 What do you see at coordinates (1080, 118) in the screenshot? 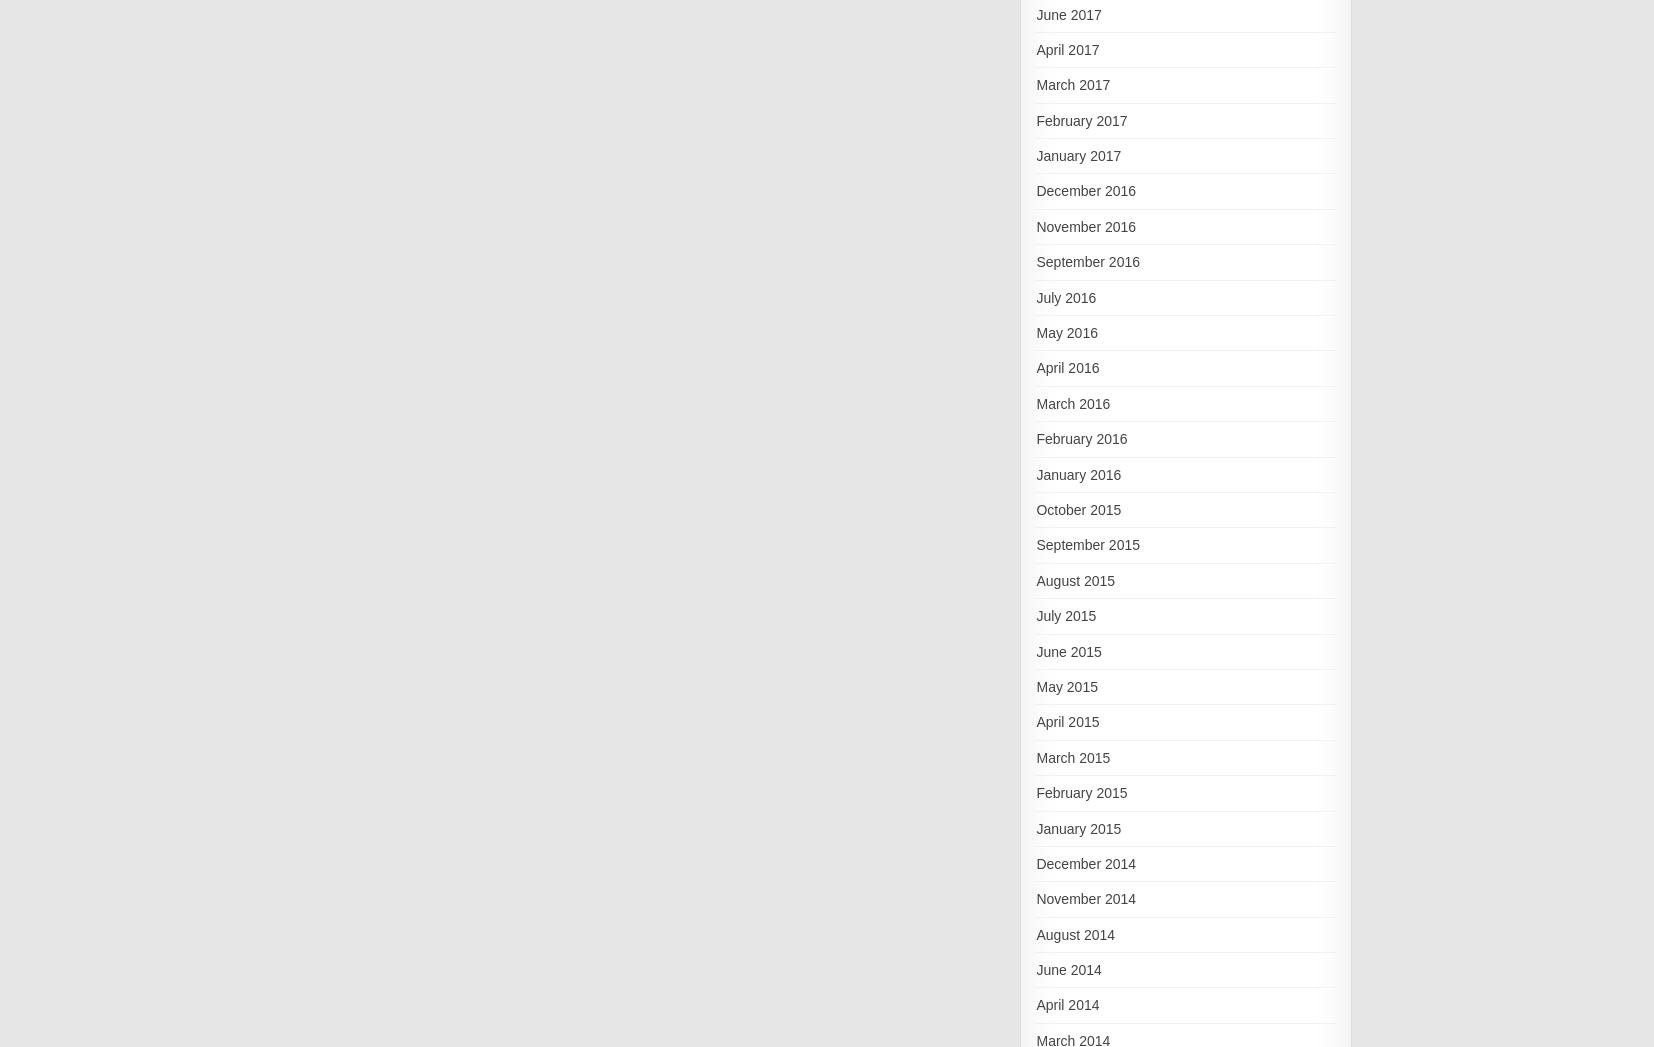
I see `'February 2017'` at bounding box center [1080, 118].